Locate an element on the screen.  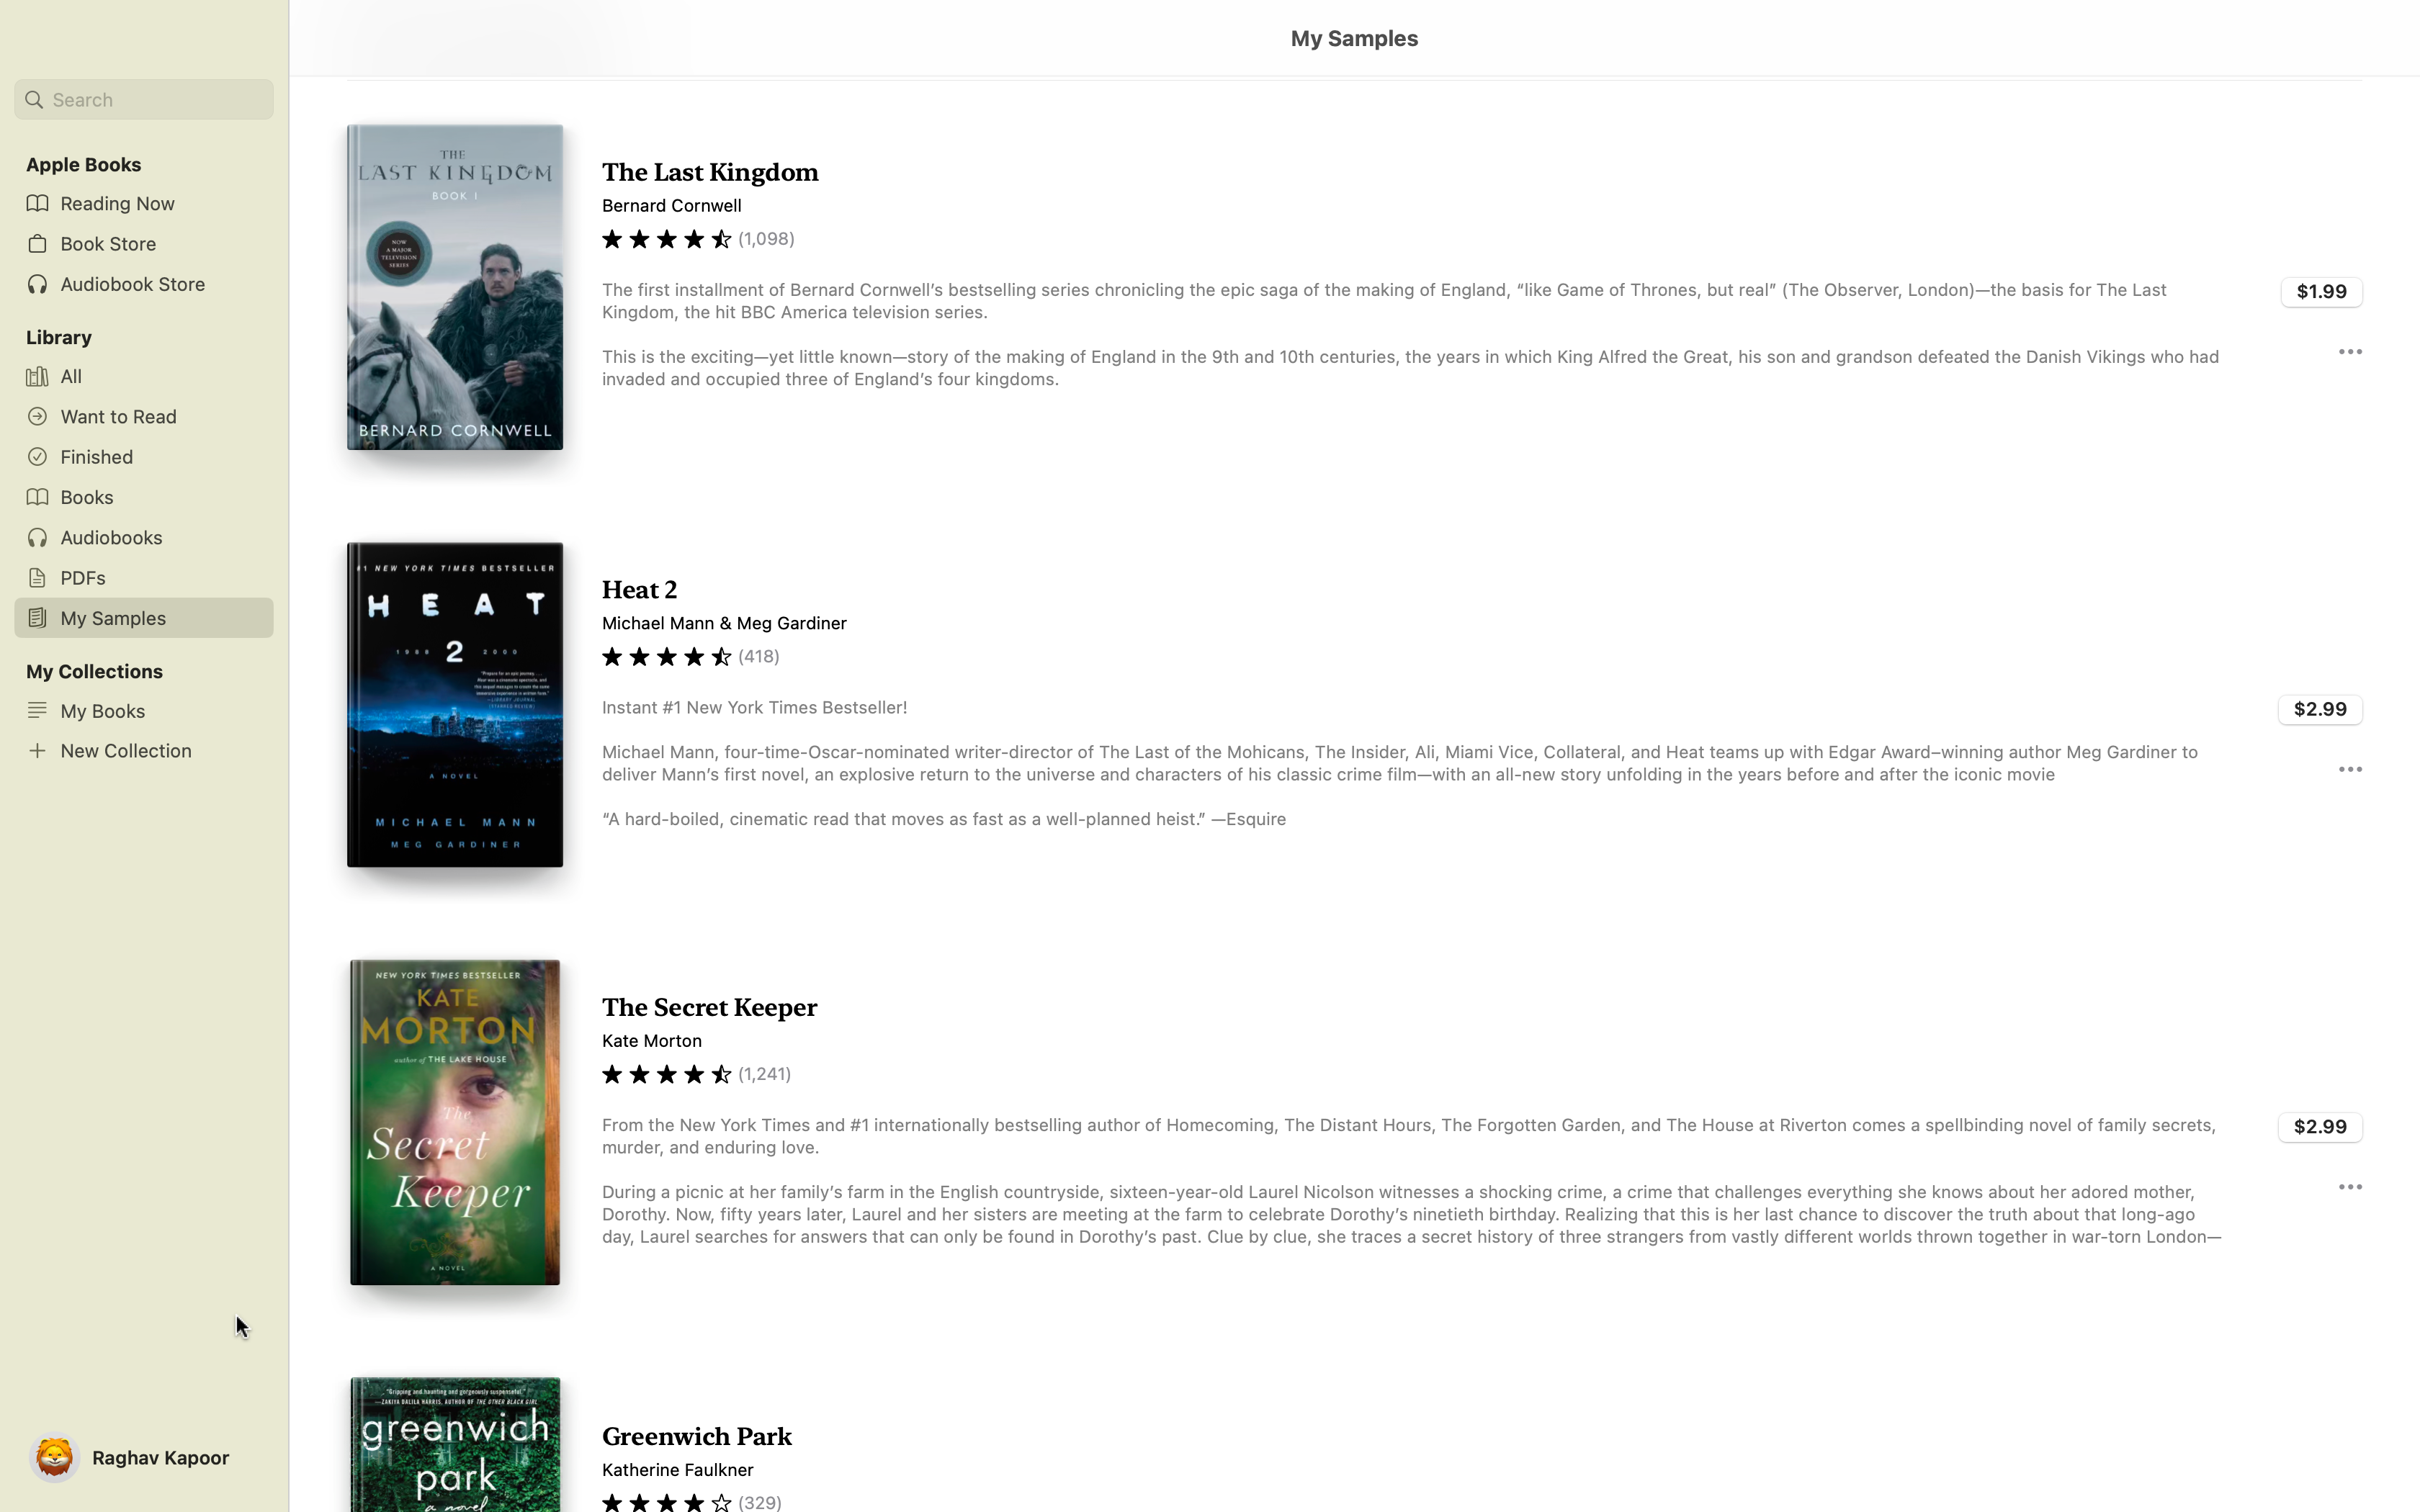
Execute the buying process for the book "Secret Keeper is located at coordinates (2321, 1123).